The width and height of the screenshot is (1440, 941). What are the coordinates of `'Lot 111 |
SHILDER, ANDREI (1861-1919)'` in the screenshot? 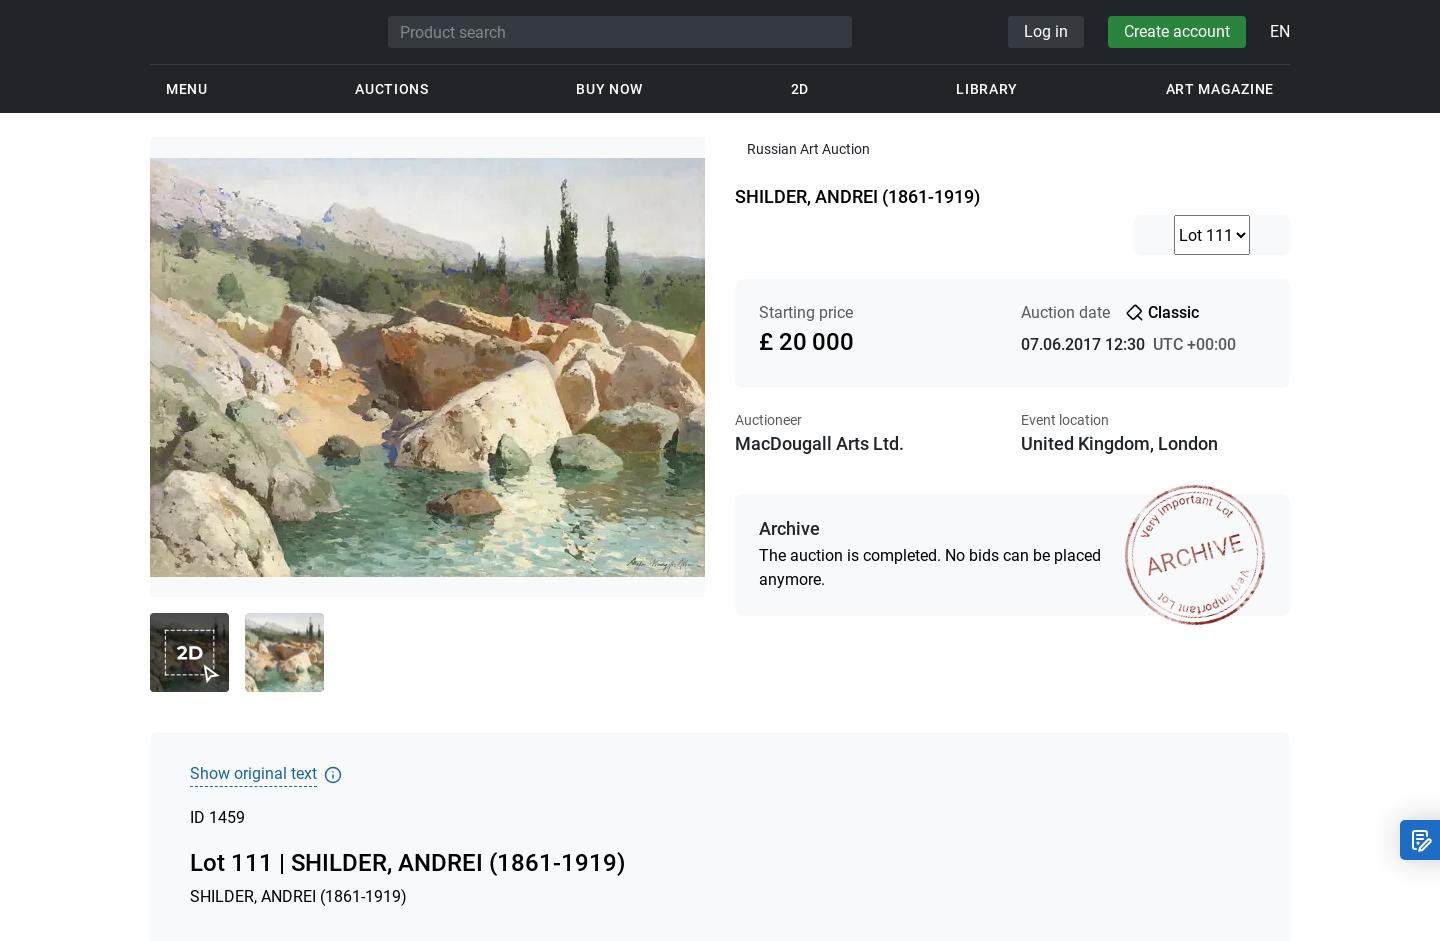 It's located at (406, 862).